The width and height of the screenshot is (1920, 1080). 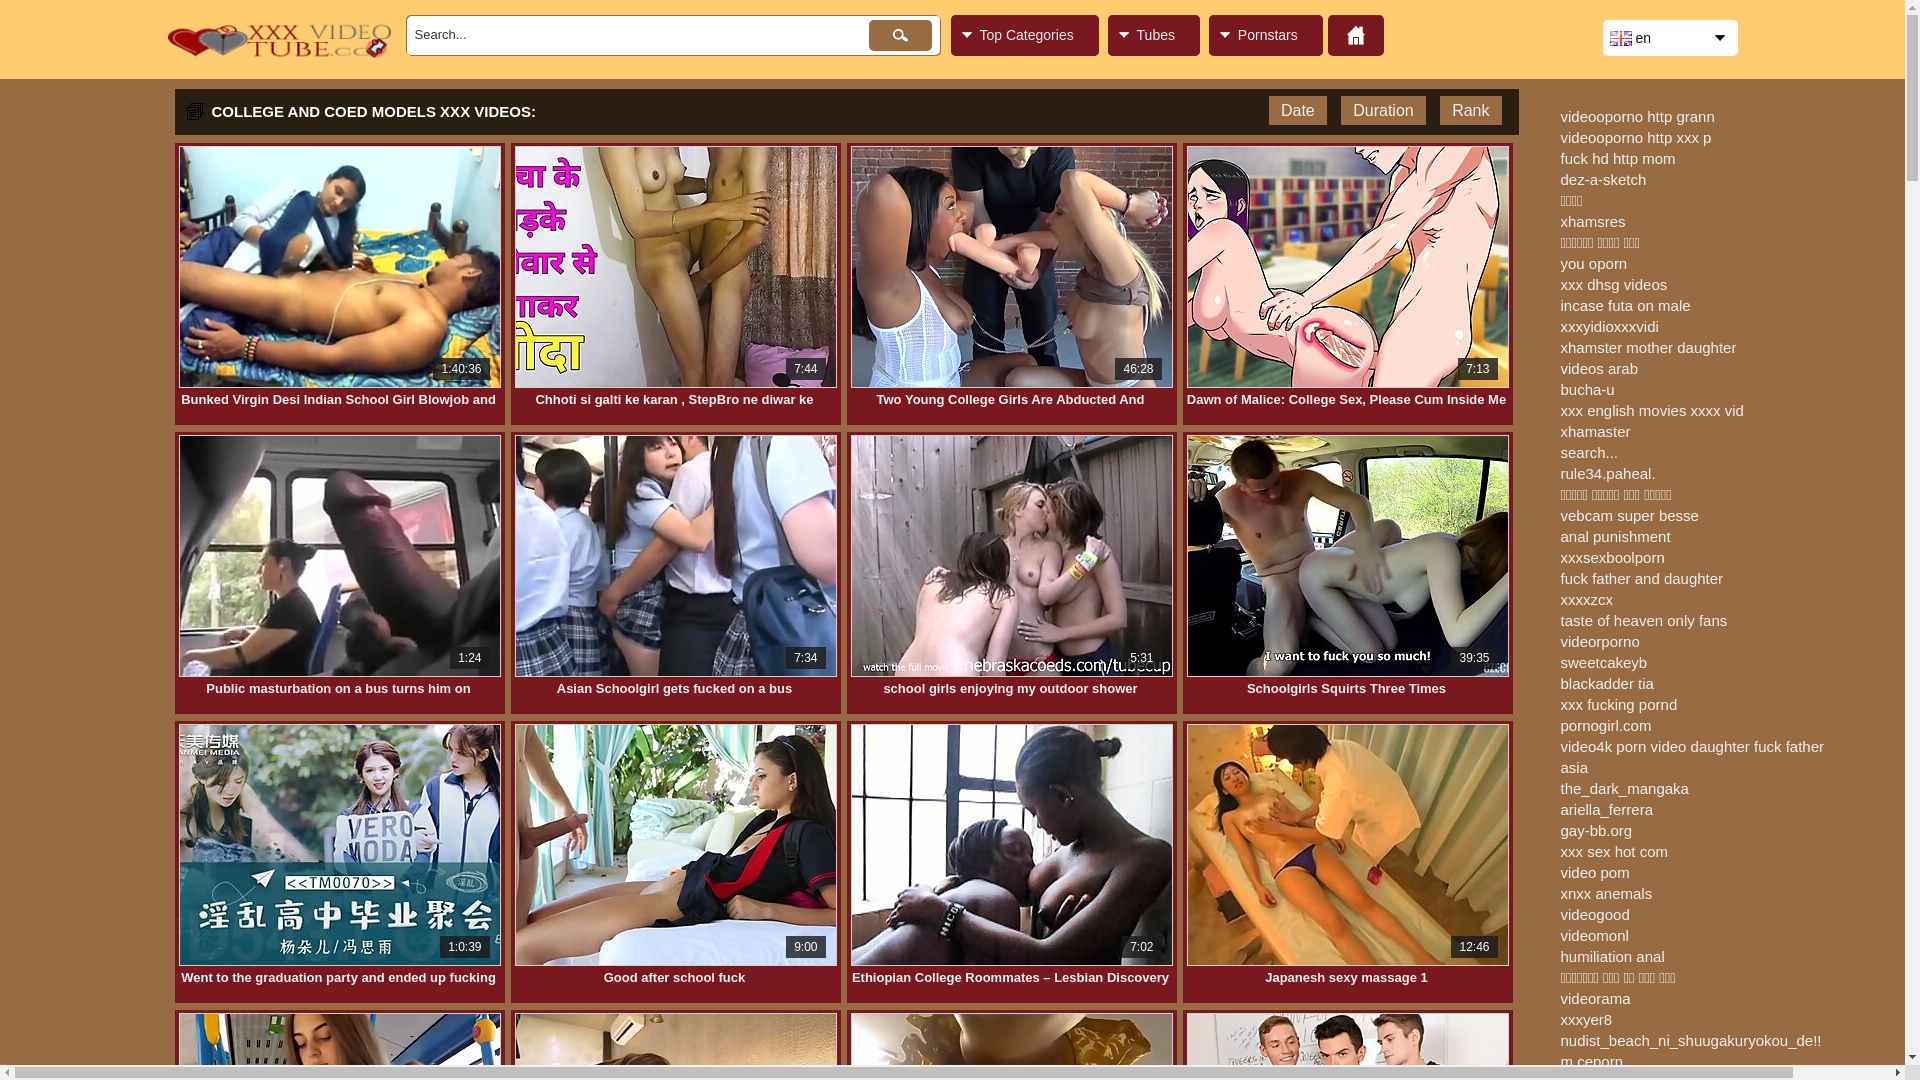 What do you see at coordinates (1593, 871) in the screenshot?
I see `'video pom'` at bounding box center [1593, 871].